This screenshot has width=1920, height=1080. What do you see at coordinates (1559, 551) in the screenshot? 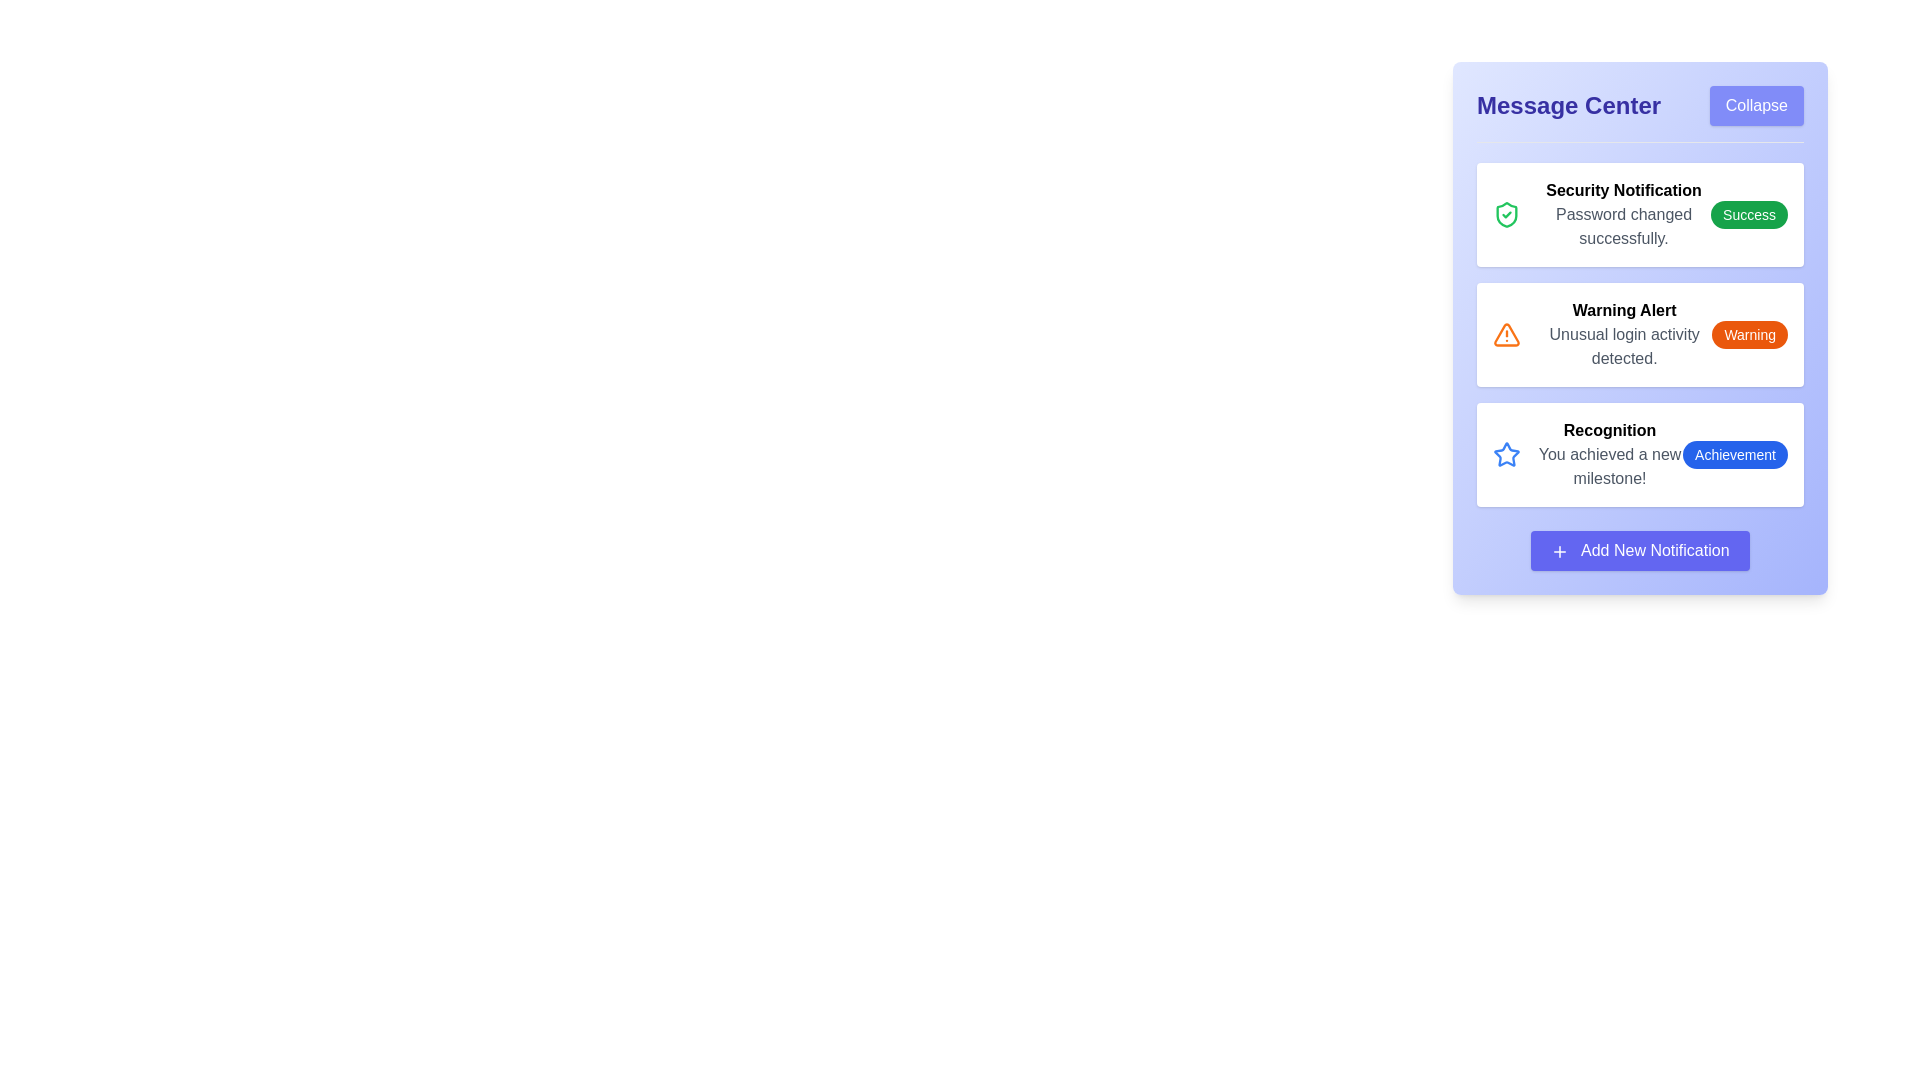
I see `the small, cross-shaped icon located to the left of the 'Add New Notification' button` at bounding box center [1559, 551].